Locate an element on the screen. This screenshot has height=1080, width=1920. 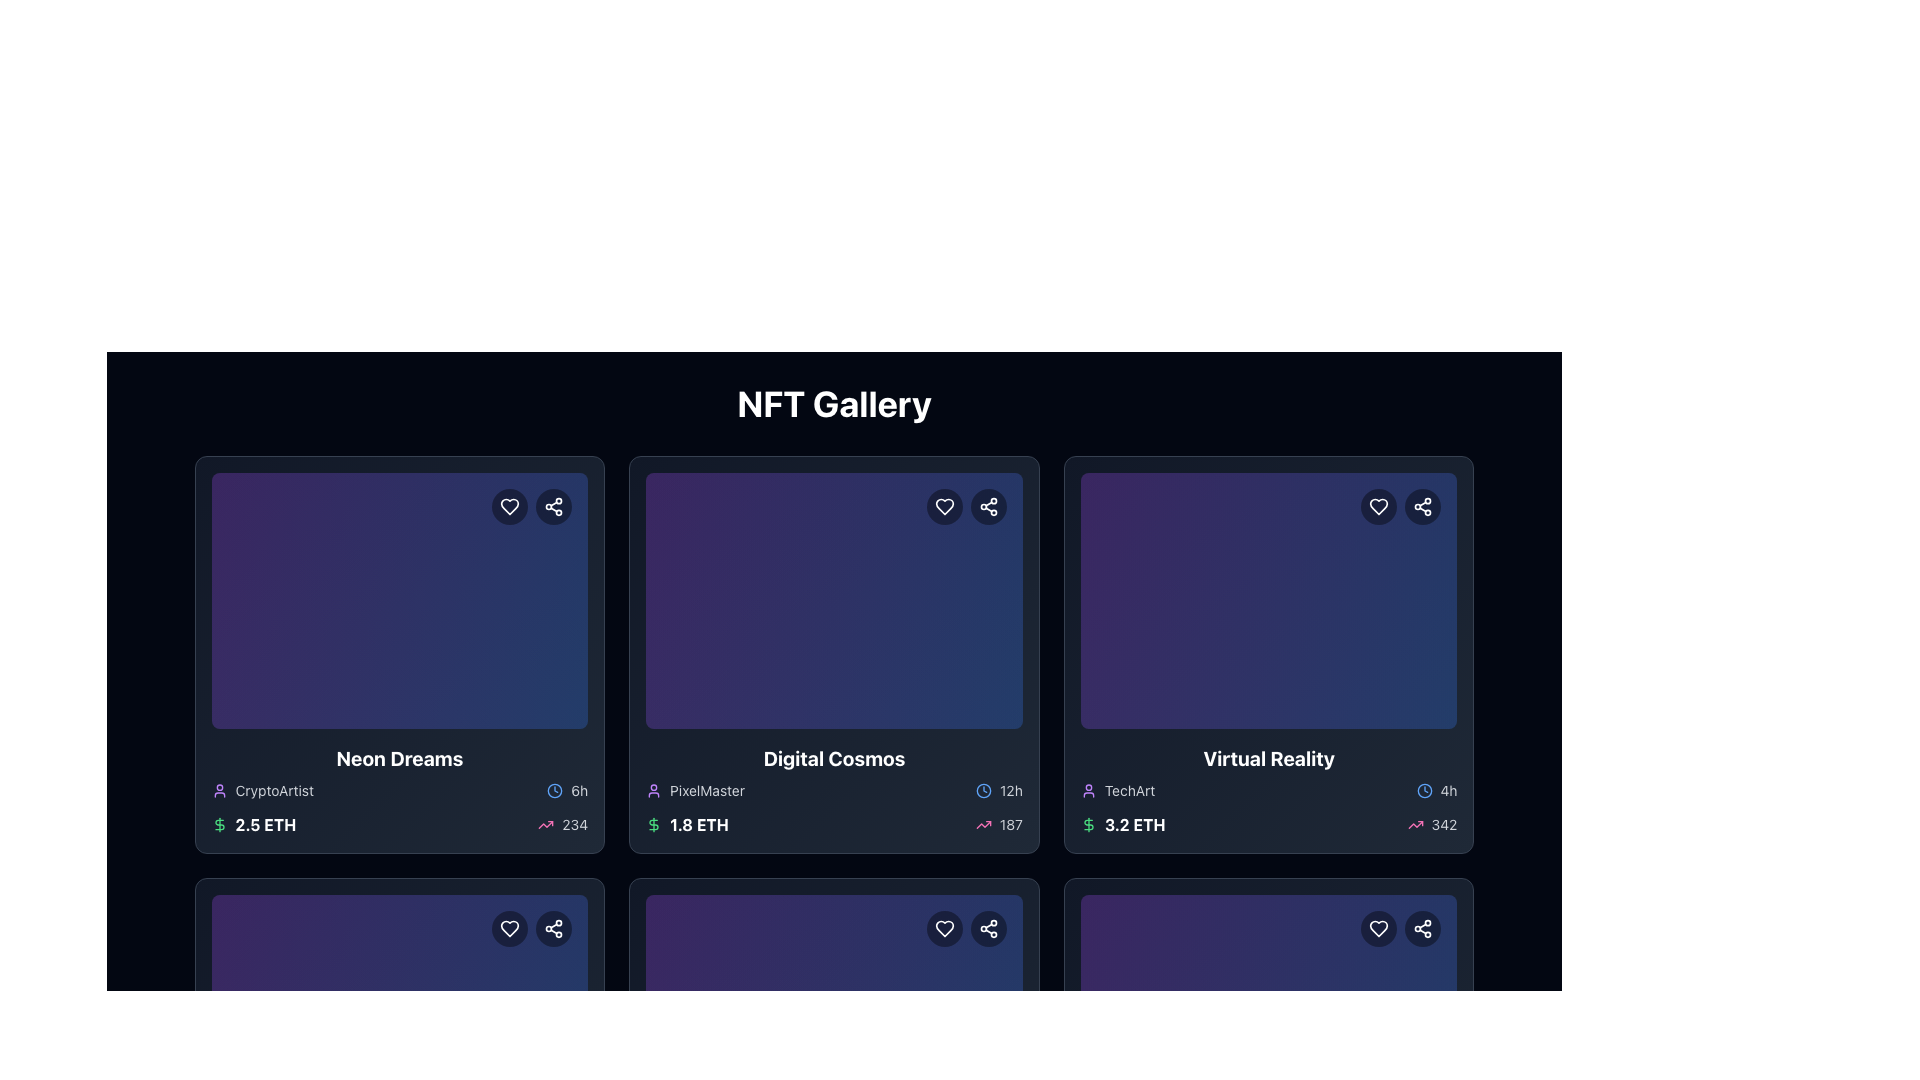
the sharing icon located in the top-right corner of the item card, adjacent to the heart-shaped icon is located at coordinates (988, 929).